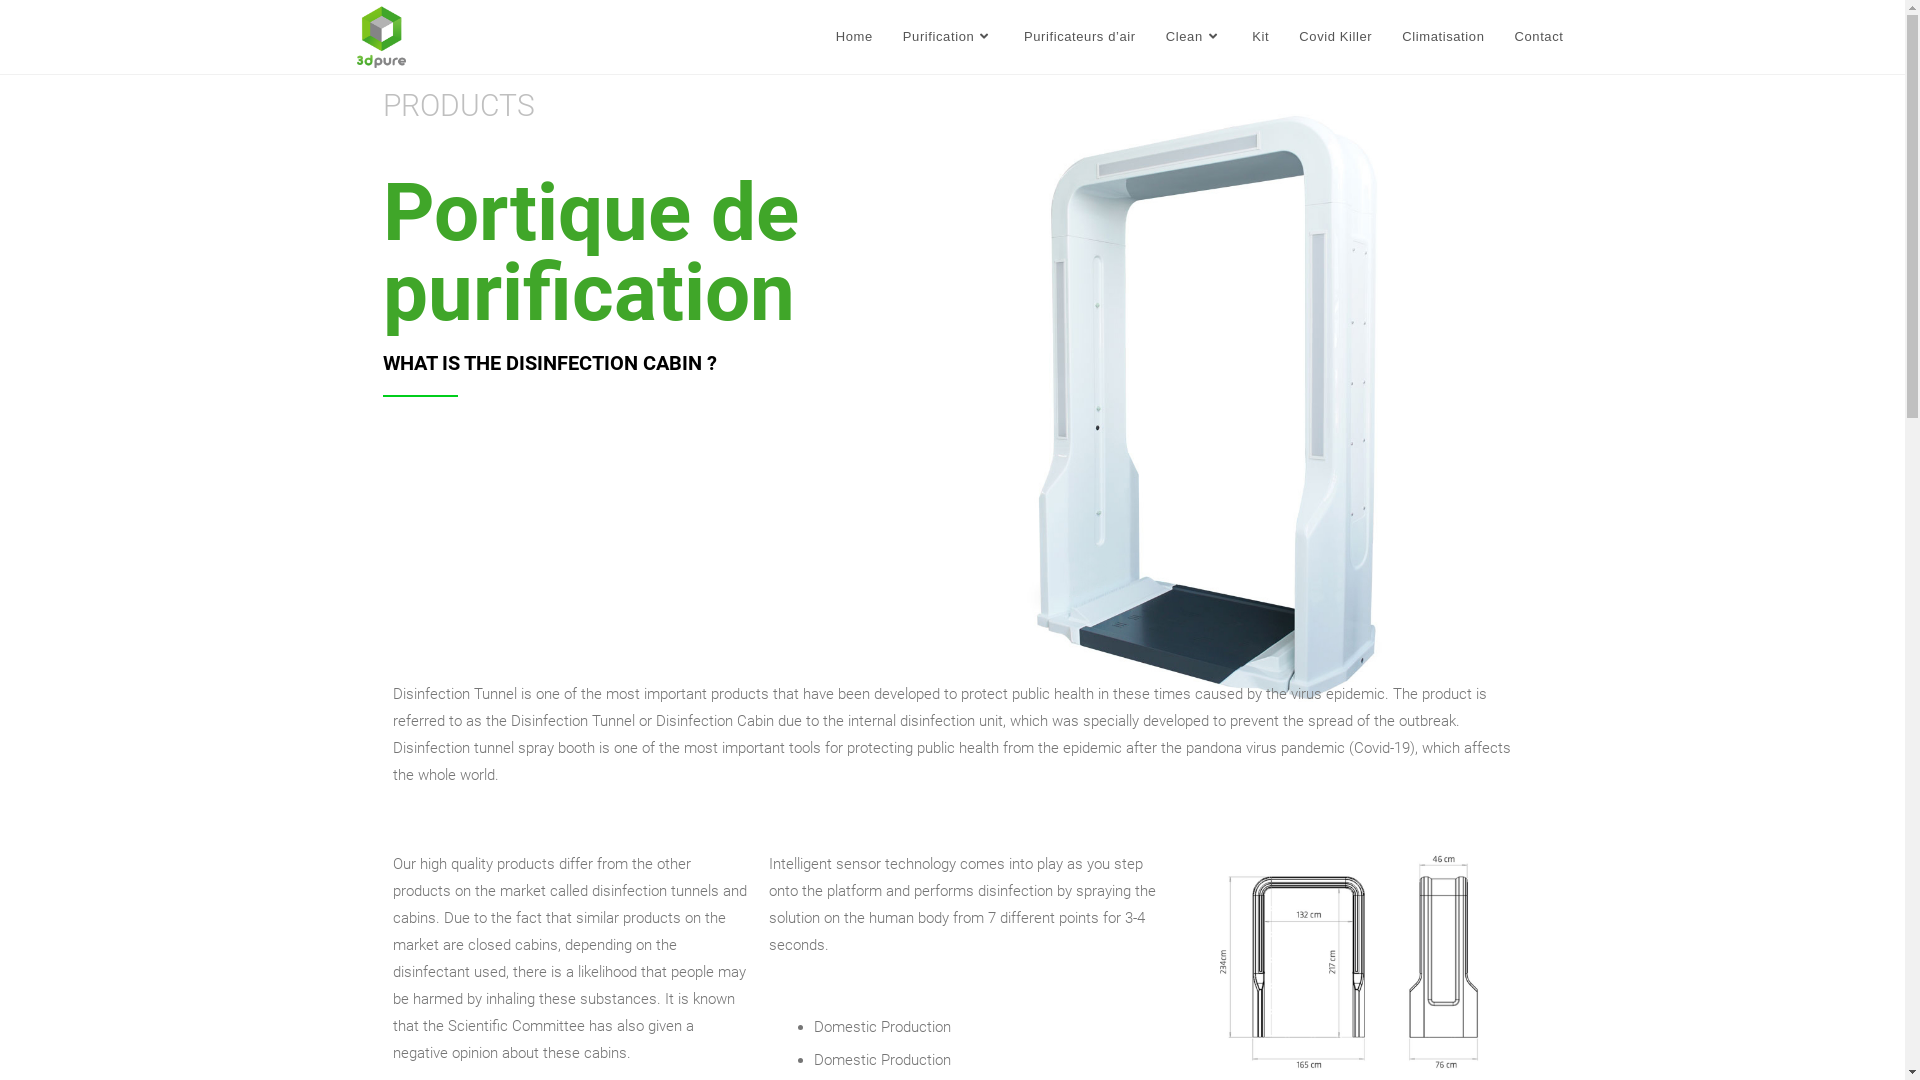  What do you see at coordinates (854, 37) in the screenshot?
I see `'Home'` at bounding box center [854, 37].